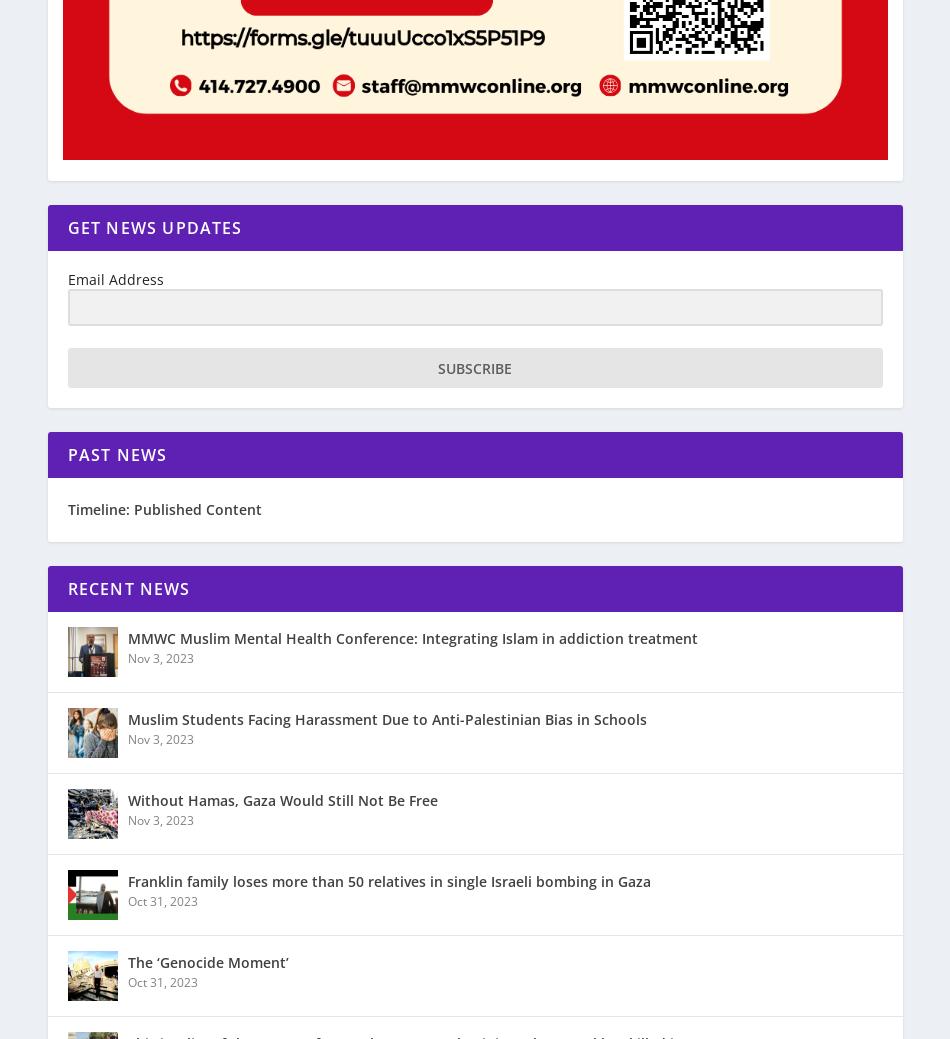 This screenshot has height=1039, width=950. Describe the element at coordinates (475, 366) in the screenshot. I see `'Subscribe'` at that location.